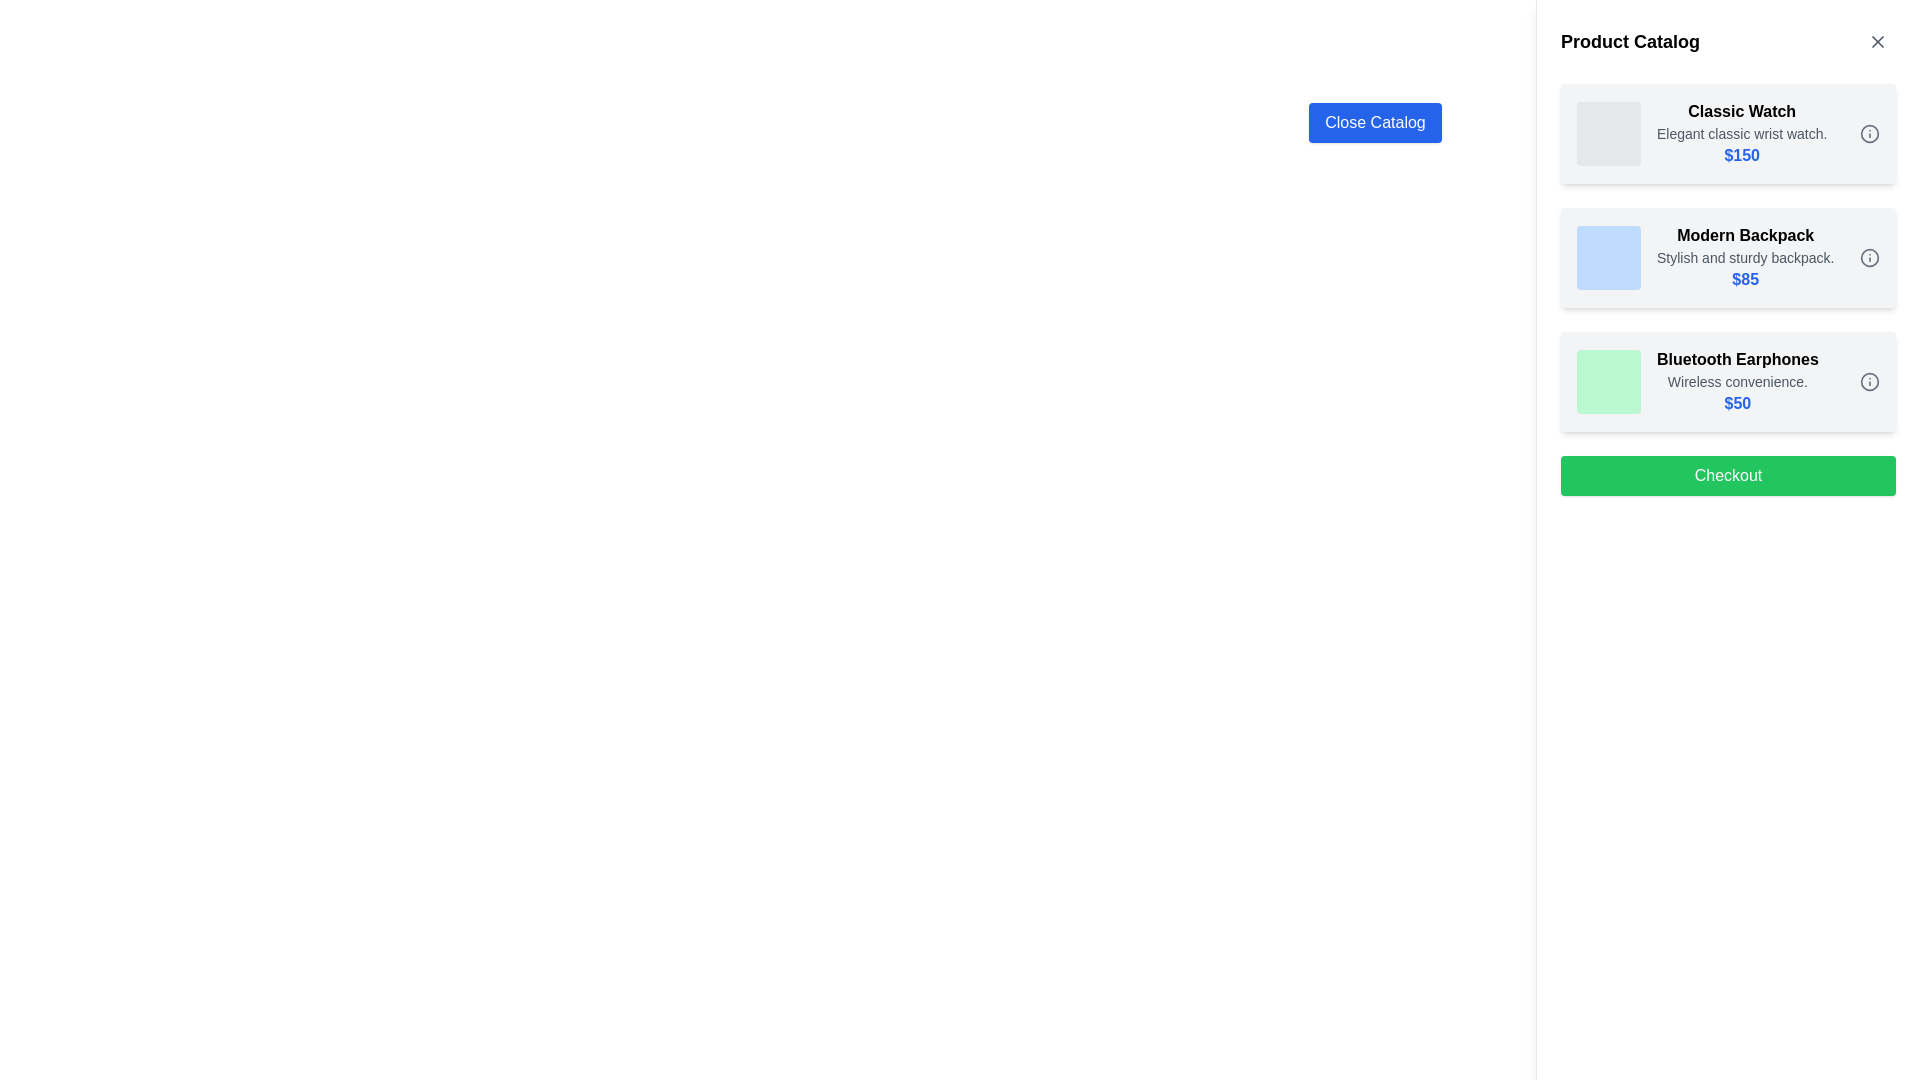 The height and width of the screenshot is (1080, 1920). I want to click on the product label group for 'Bluetooth Earphones', so click(1736, 381).